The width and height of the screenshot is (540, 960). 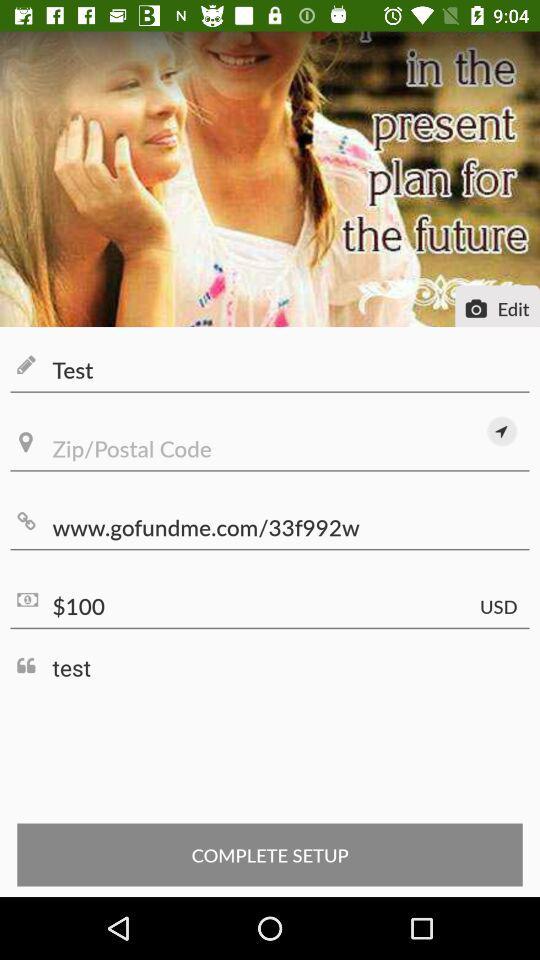 I want to click on $100 item, so click(x=270, y=605).